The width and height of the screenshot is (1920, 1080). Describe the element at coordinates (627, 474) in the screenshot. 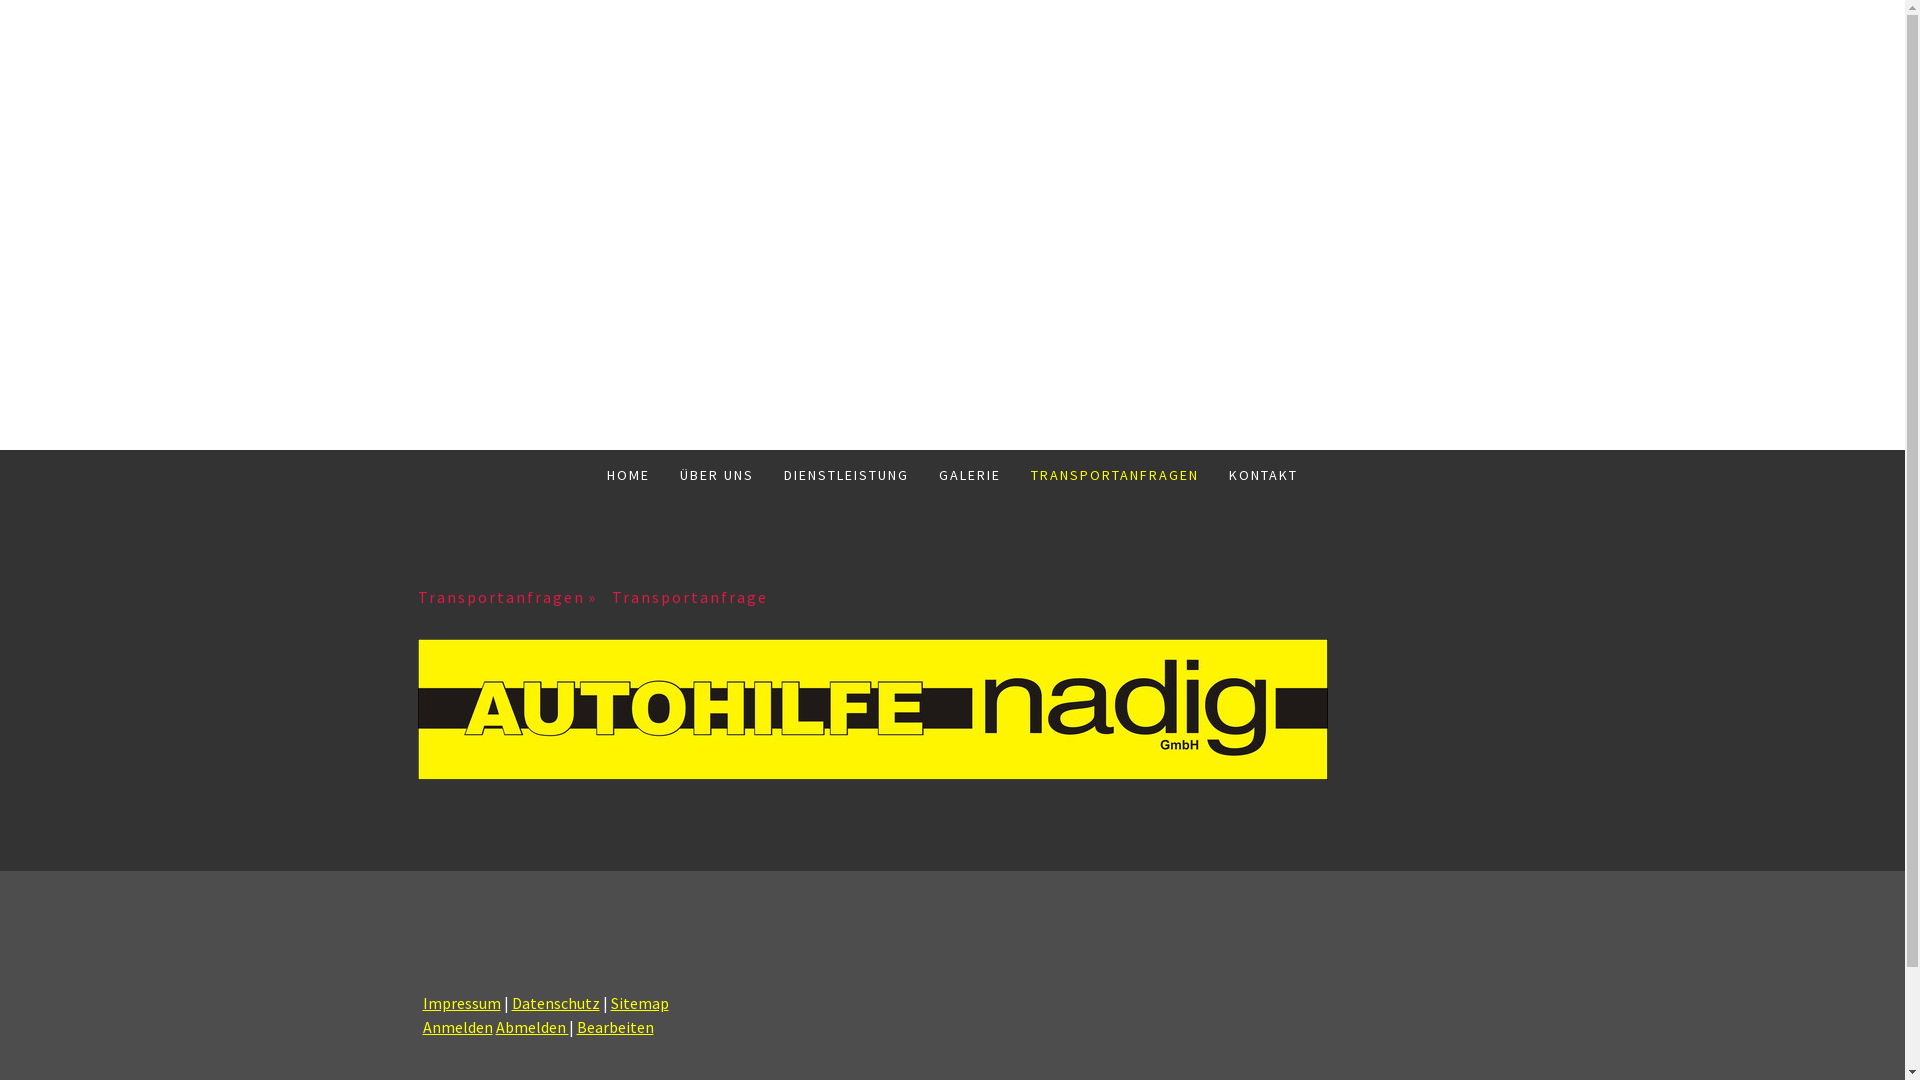

I see `'HOME'` at that location.